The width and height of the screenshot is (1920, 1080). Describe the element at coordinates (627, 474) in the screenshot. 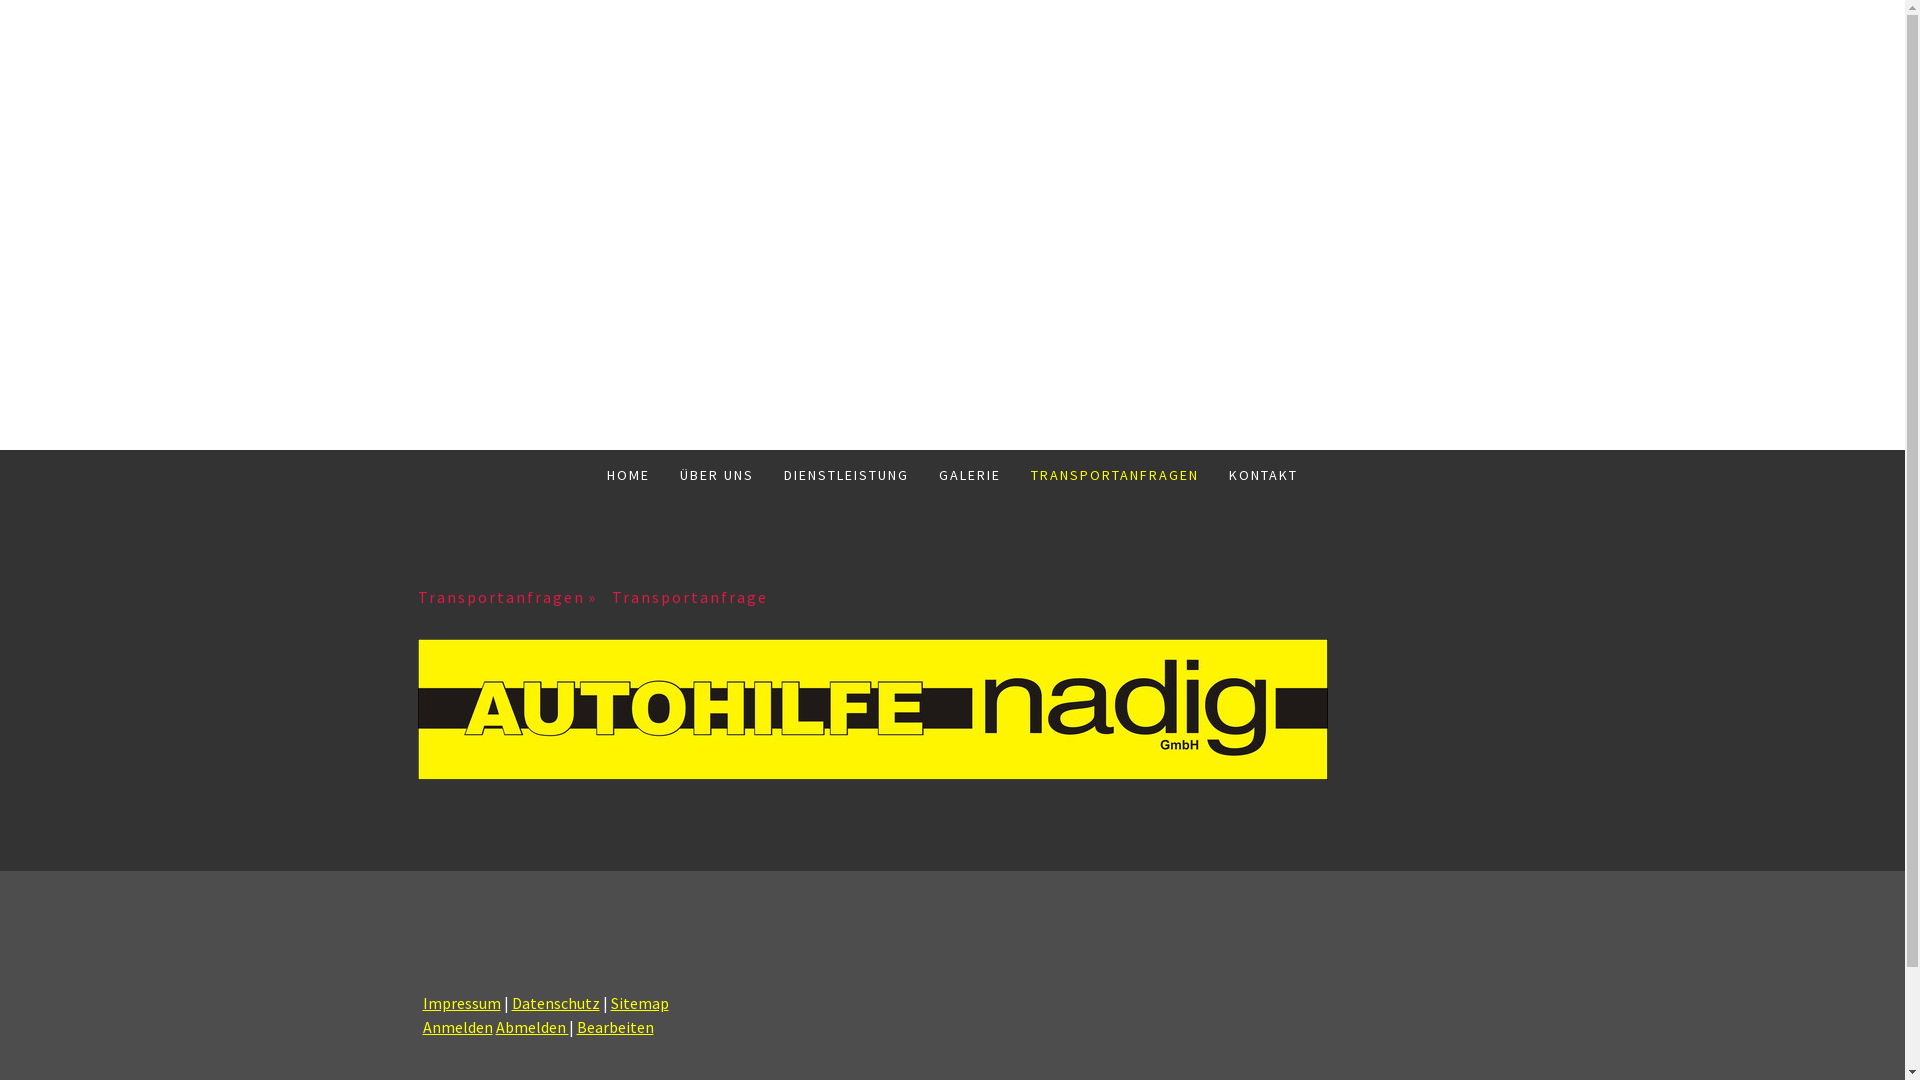

I see `'HOME'` at that location.